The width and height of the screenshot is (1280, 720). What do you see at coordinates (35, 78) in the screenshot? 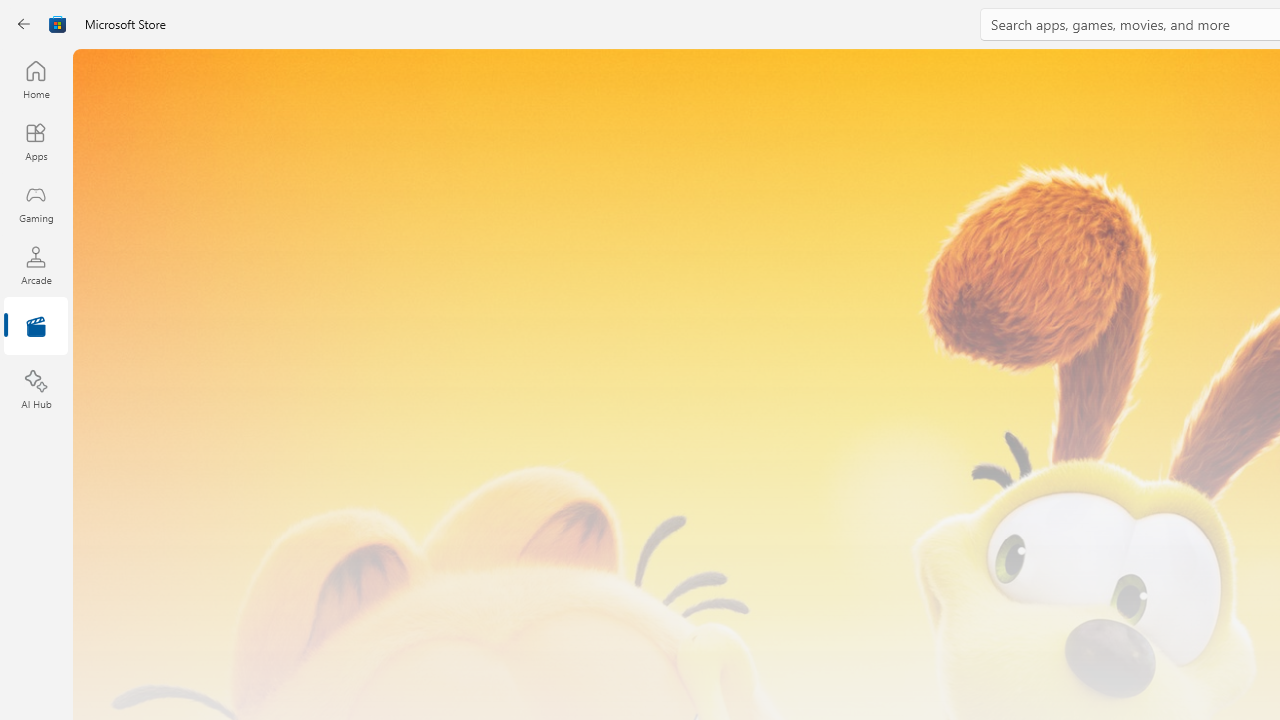
I see `'Home'` at bounding box center [35, 78].